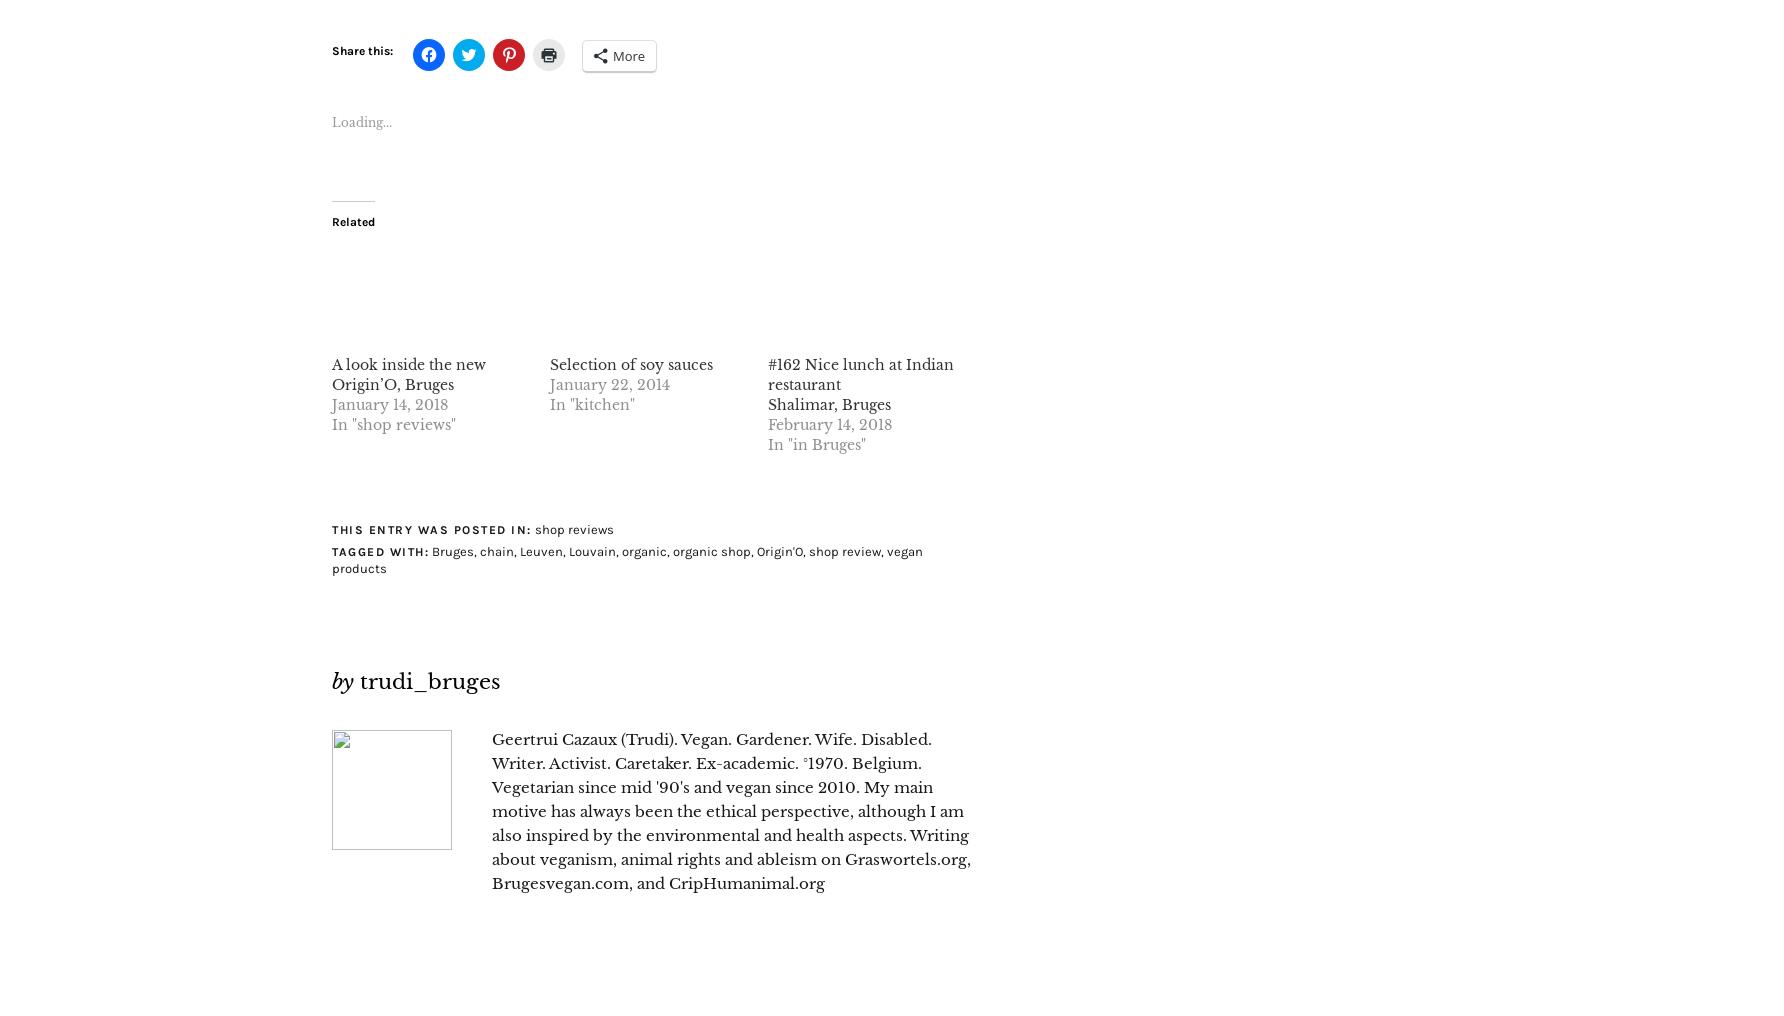  Describe the element at coordinates (808, 550) in the screenshot. I see `'shop review'` at that location.